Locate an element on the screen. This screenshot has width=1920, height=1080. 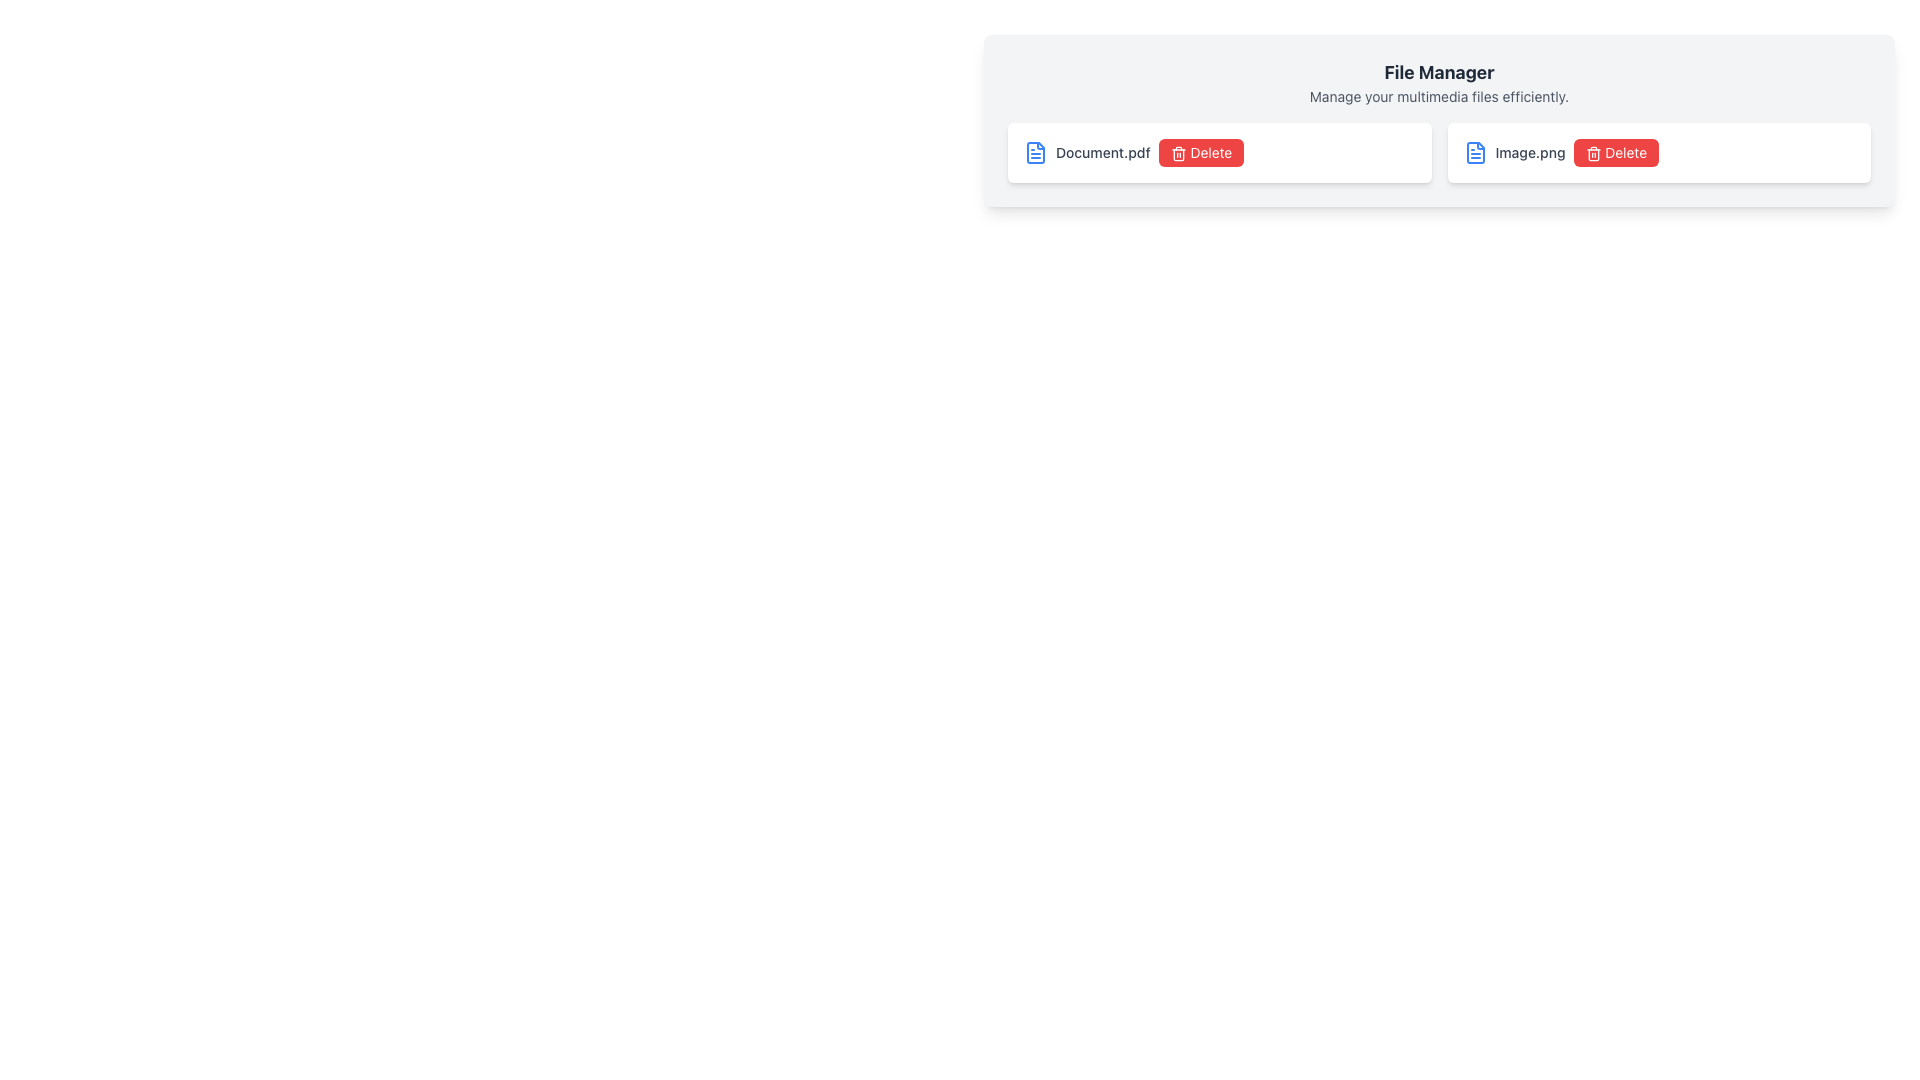
the prominent heading text label styled with a bold font and dark gray color, reading 'File Manager', located at the top of the section is located at coordinates (1438, 72).